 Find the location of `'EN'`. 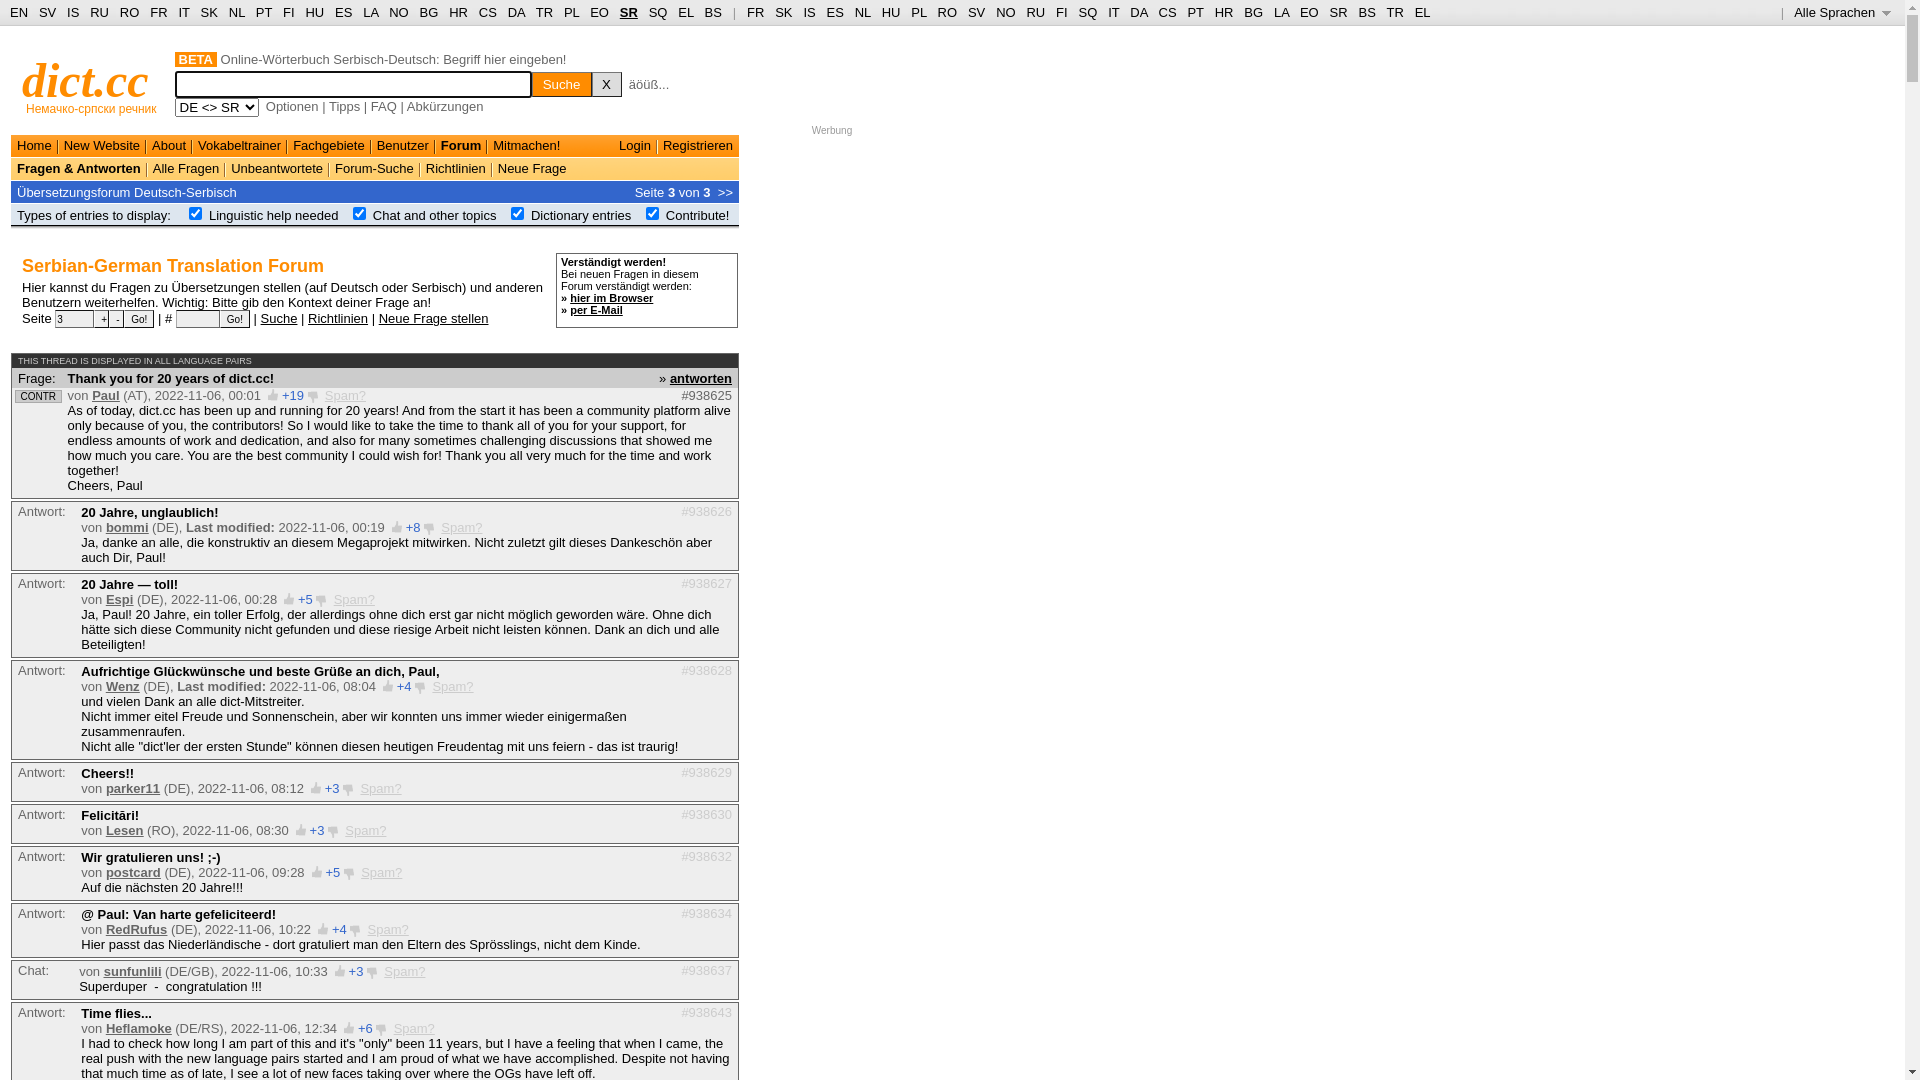

'EN' is located at coordinates (19, 12).